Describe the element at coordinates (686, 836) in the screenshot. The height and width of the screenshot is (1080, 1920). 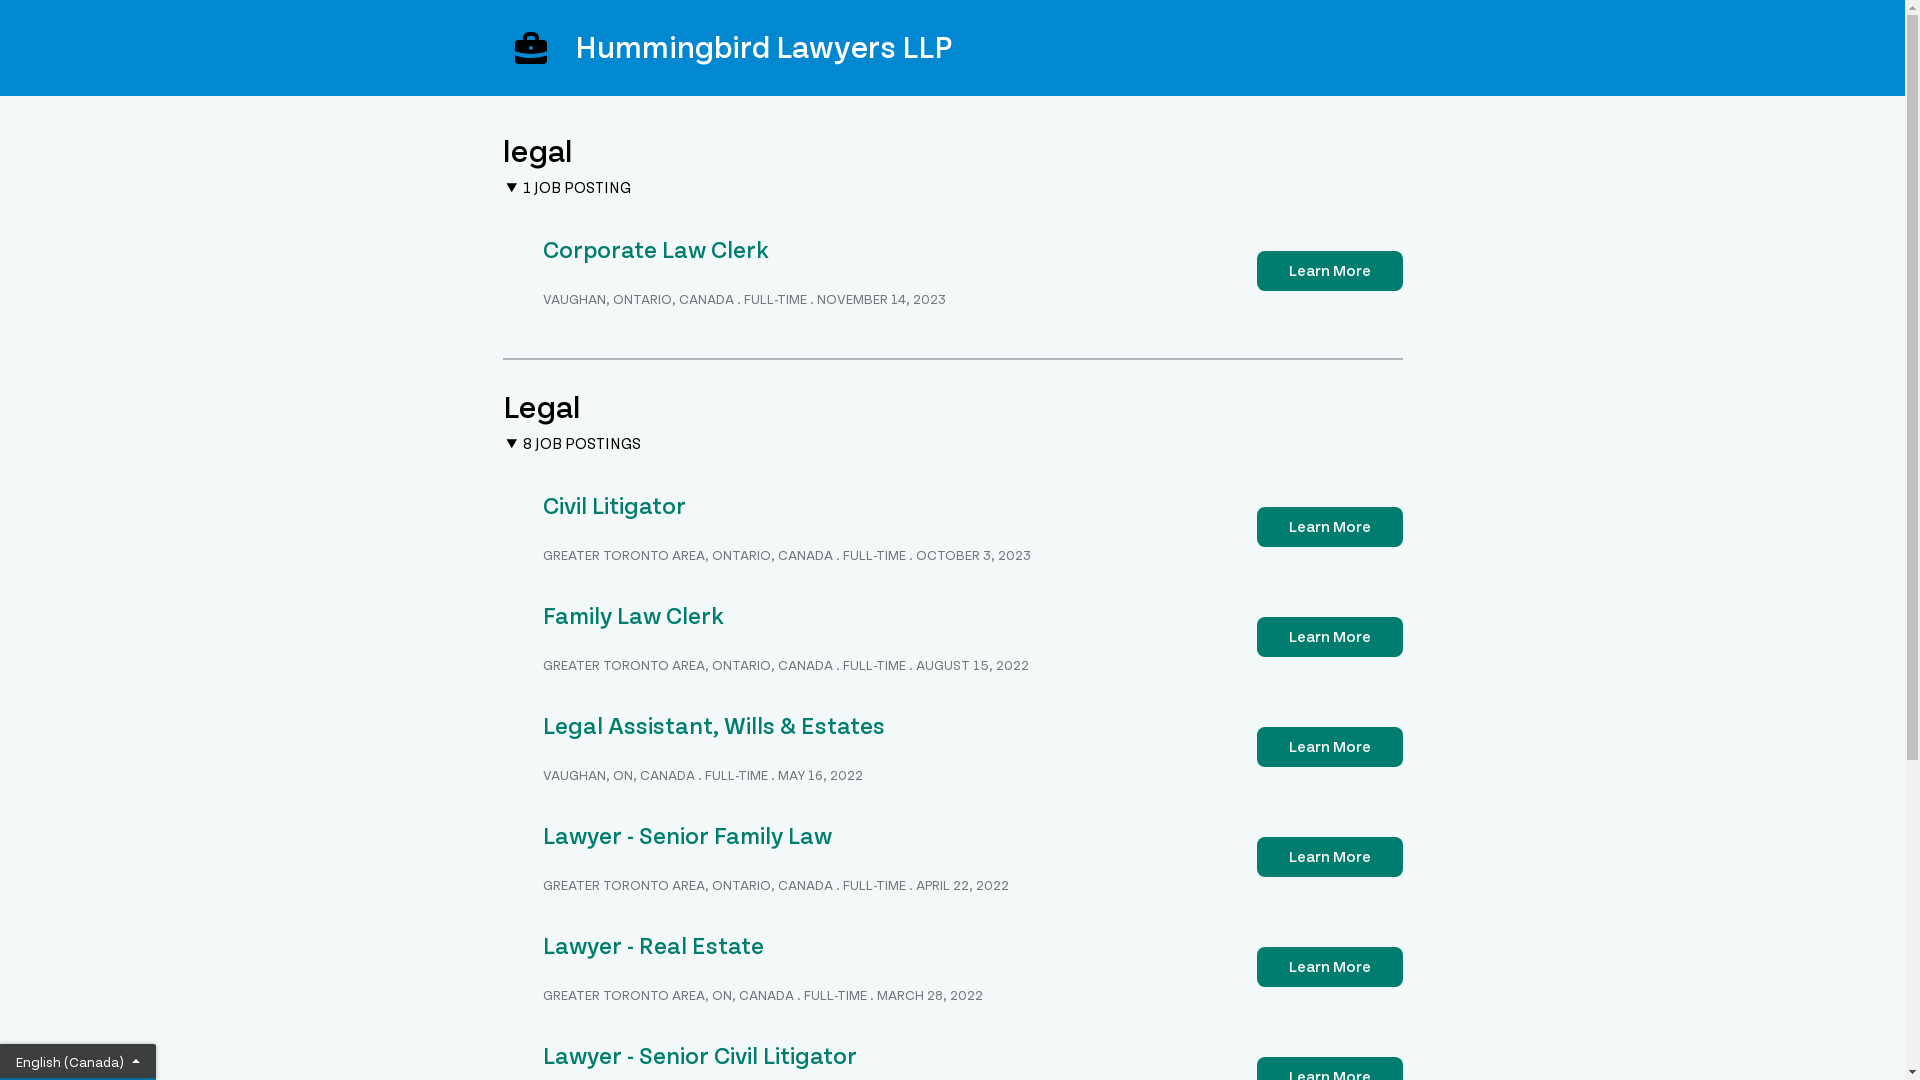
I see `'Lawyer - Senior Family Law'` at that location.